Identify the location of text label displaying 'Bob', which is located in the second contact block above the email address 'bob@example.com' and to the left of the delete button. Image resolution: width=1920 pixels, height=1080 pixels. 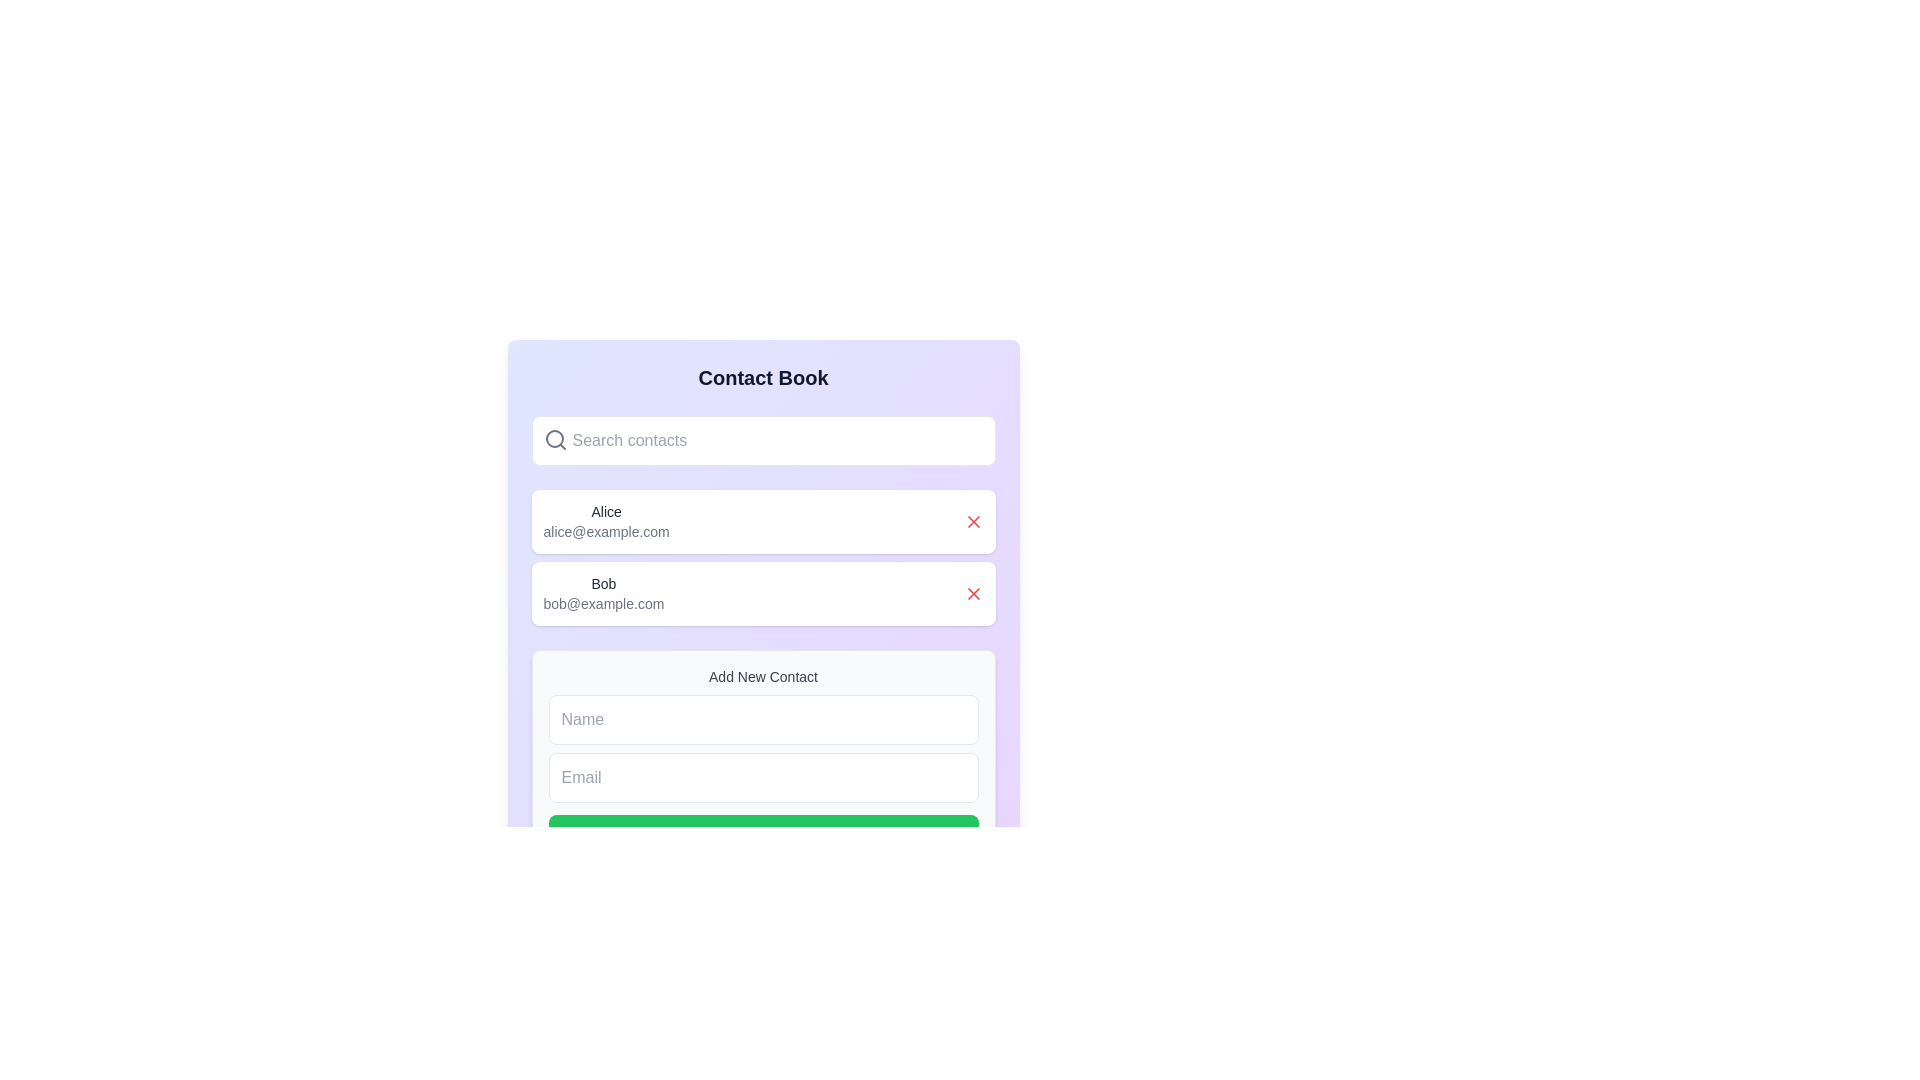
(602, 583).